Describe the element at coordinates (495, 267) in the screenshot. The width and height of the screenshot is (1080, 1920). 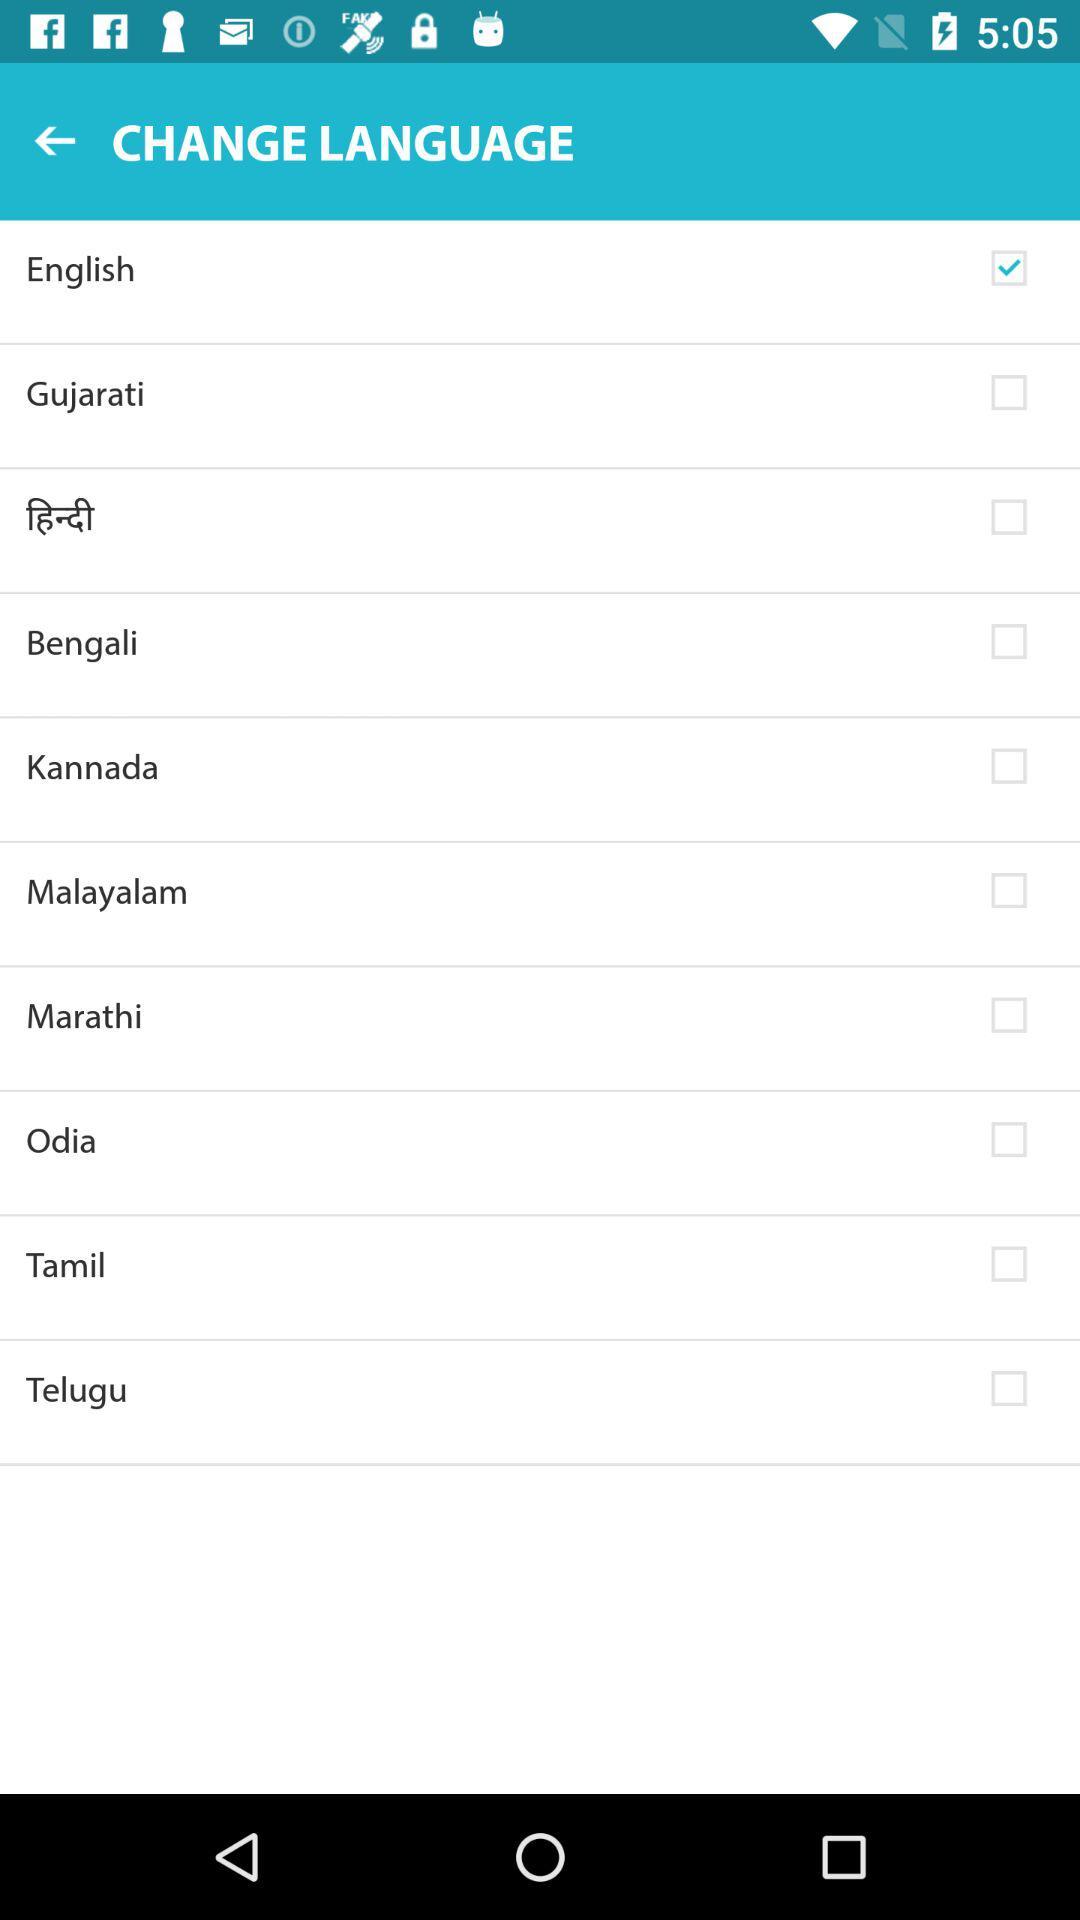
I see `english` at that location.